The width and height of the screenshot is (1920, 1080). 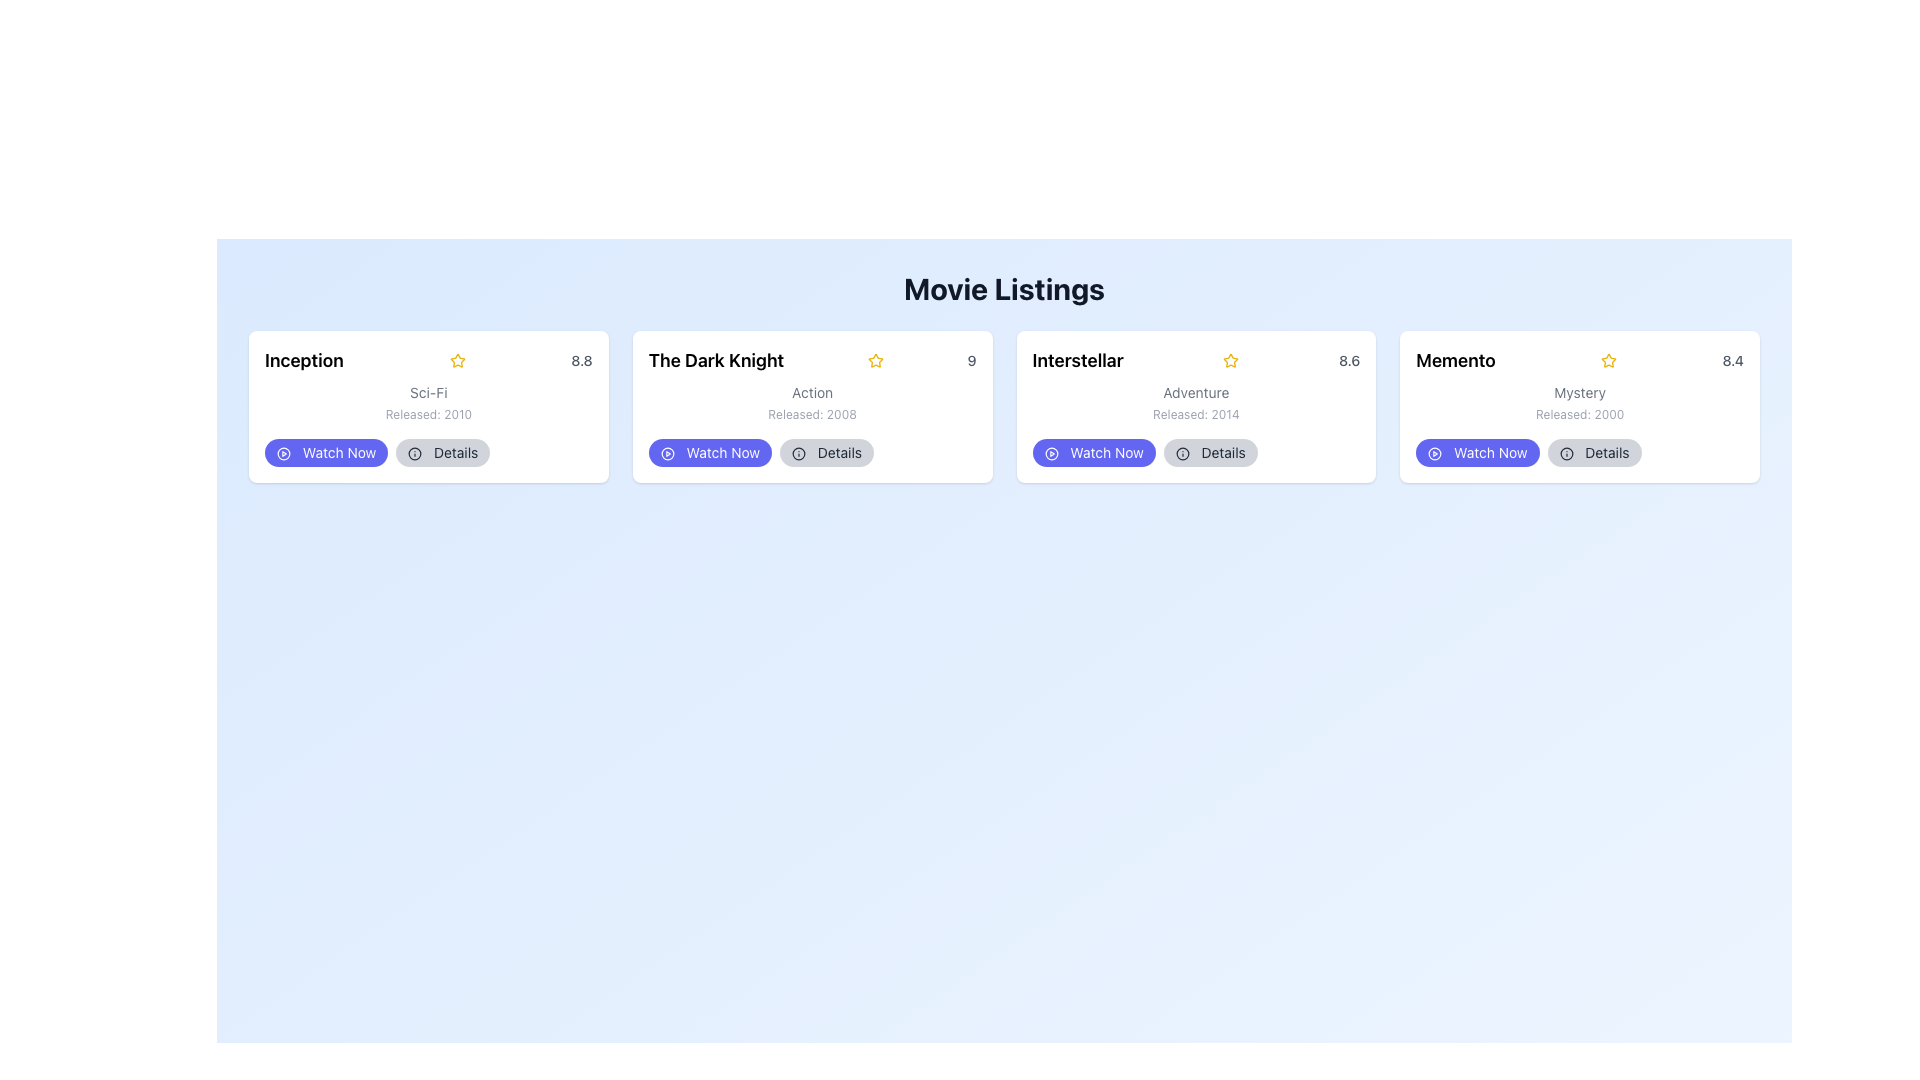 What do you see at coordinates (797, 454) in the screenshot?
I see `the circular shape in the SVG graphic that is part of the info icon, styled with the class 'lucide lucide-info inline-block mr-2'` at bounding box center [797, 454].